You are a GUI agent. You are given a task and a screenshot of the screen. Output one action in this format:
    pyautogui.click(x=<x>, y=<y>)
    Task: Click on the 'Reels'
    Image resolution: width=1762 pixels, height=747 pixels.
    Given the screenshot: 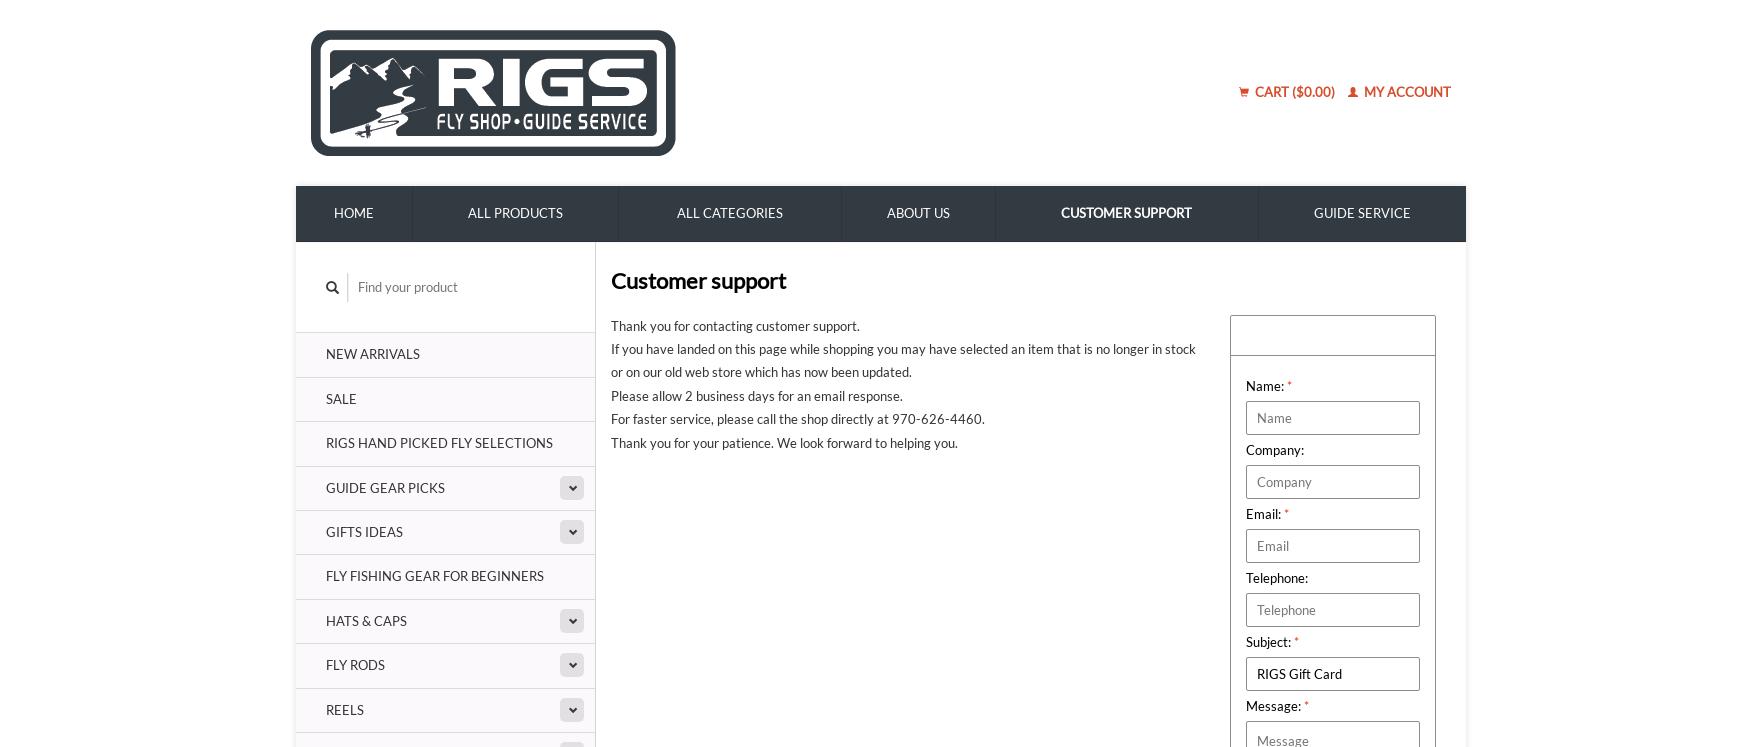 What is the action you would take?
    pyautogui.click(x=325, y=707)
    